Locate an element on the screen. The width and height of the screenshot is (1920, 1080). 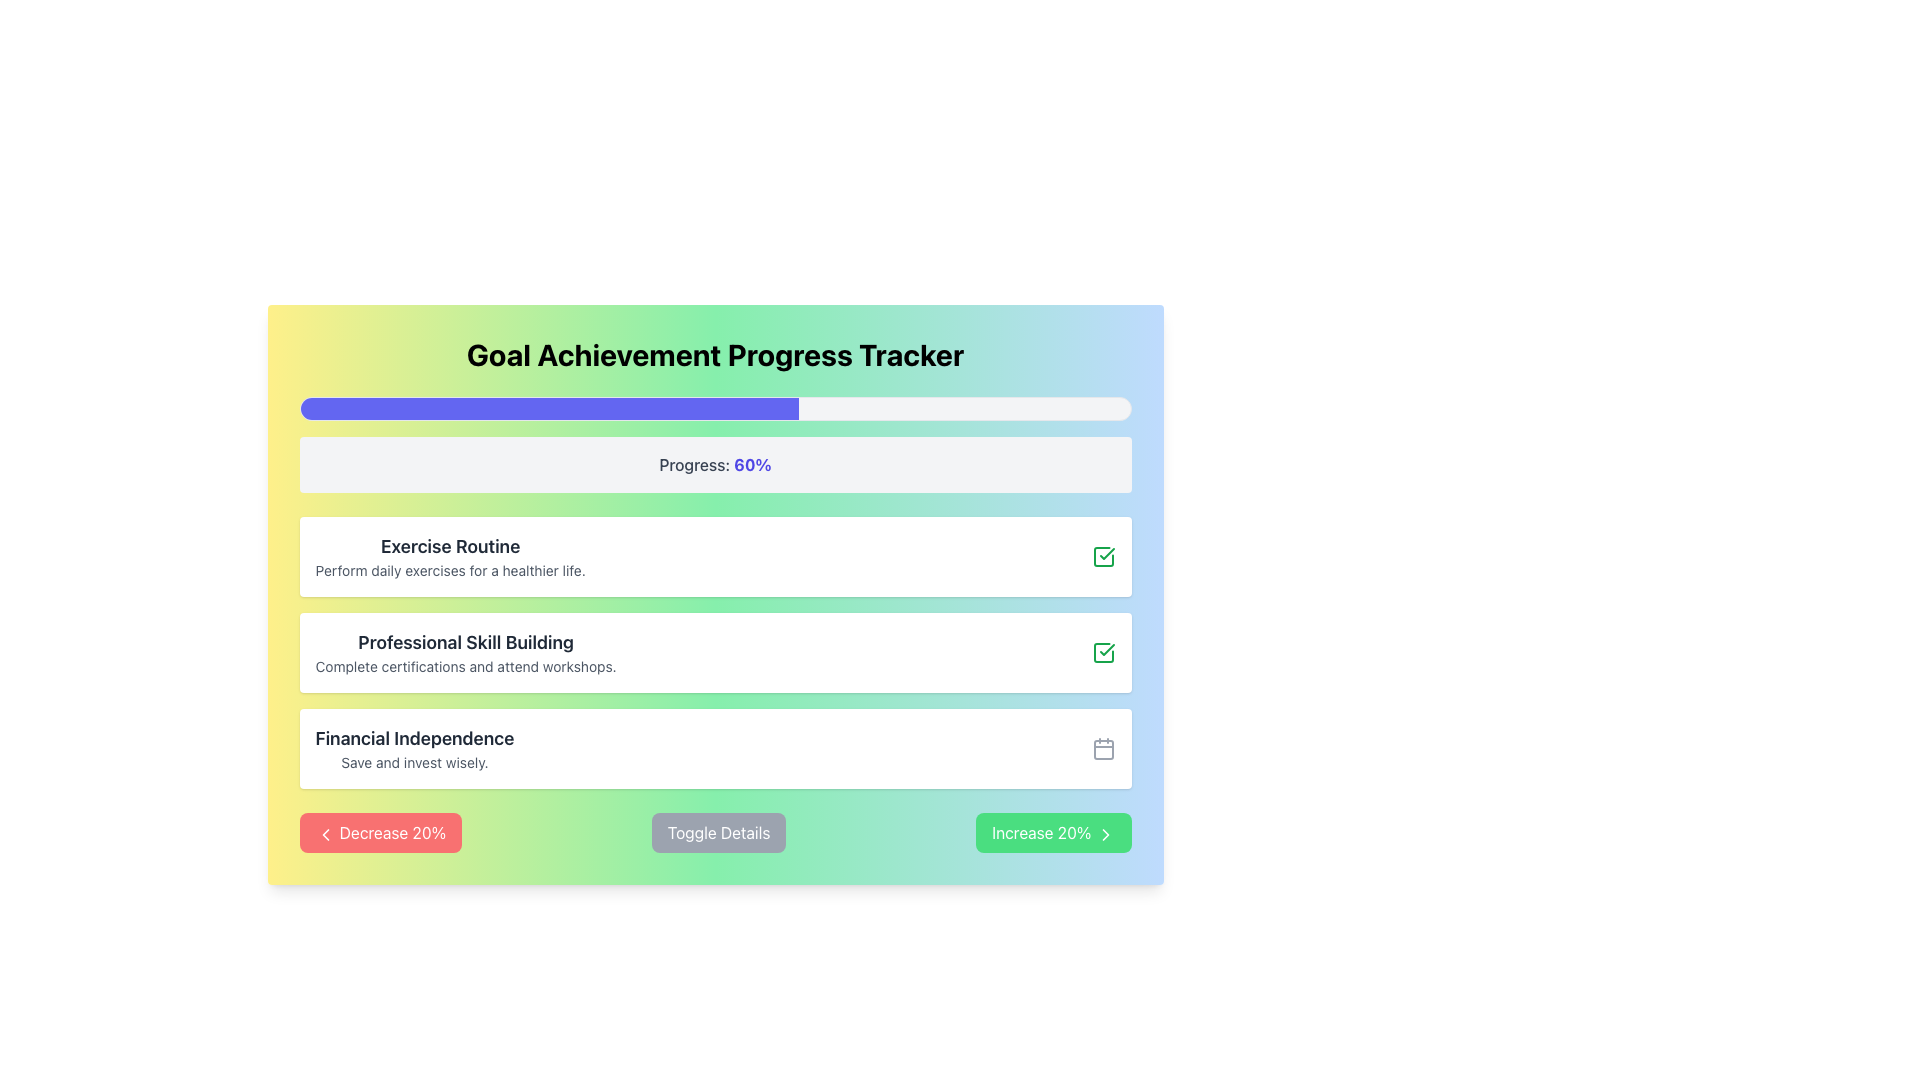
the icon that visually indicates the 'Decrease 20%' action, located within the button labeled 'Decrease 20%' at the bottom-left of the interface is located at coordinates (325, 834).